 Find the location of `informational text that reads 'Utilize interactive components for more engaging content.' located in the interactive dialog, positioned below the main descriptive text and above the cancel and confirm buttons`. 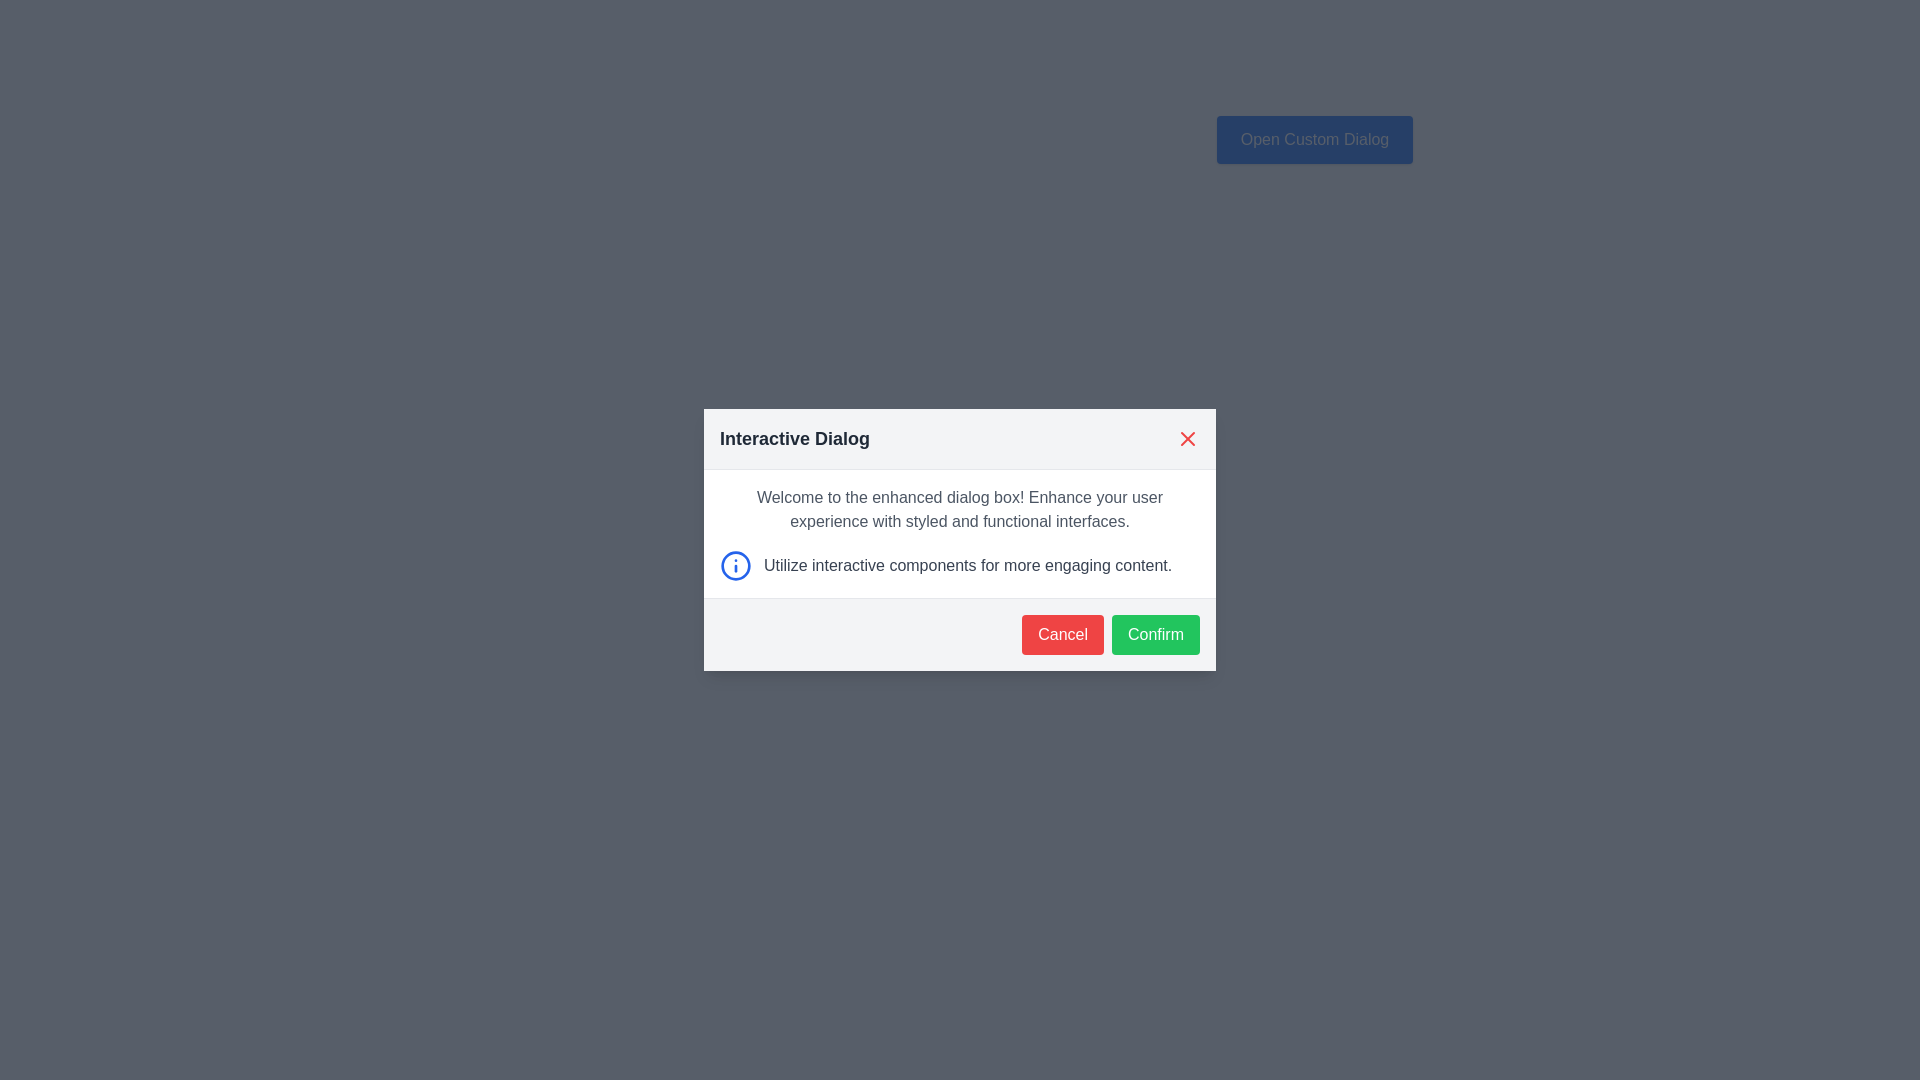

informational text that reads 'Utilize interactive components for more engaging content.' located in the interactive dialog, positioned below the main descriptive text and above the cancel and confirm buttons is located at coordinates (960, 566).